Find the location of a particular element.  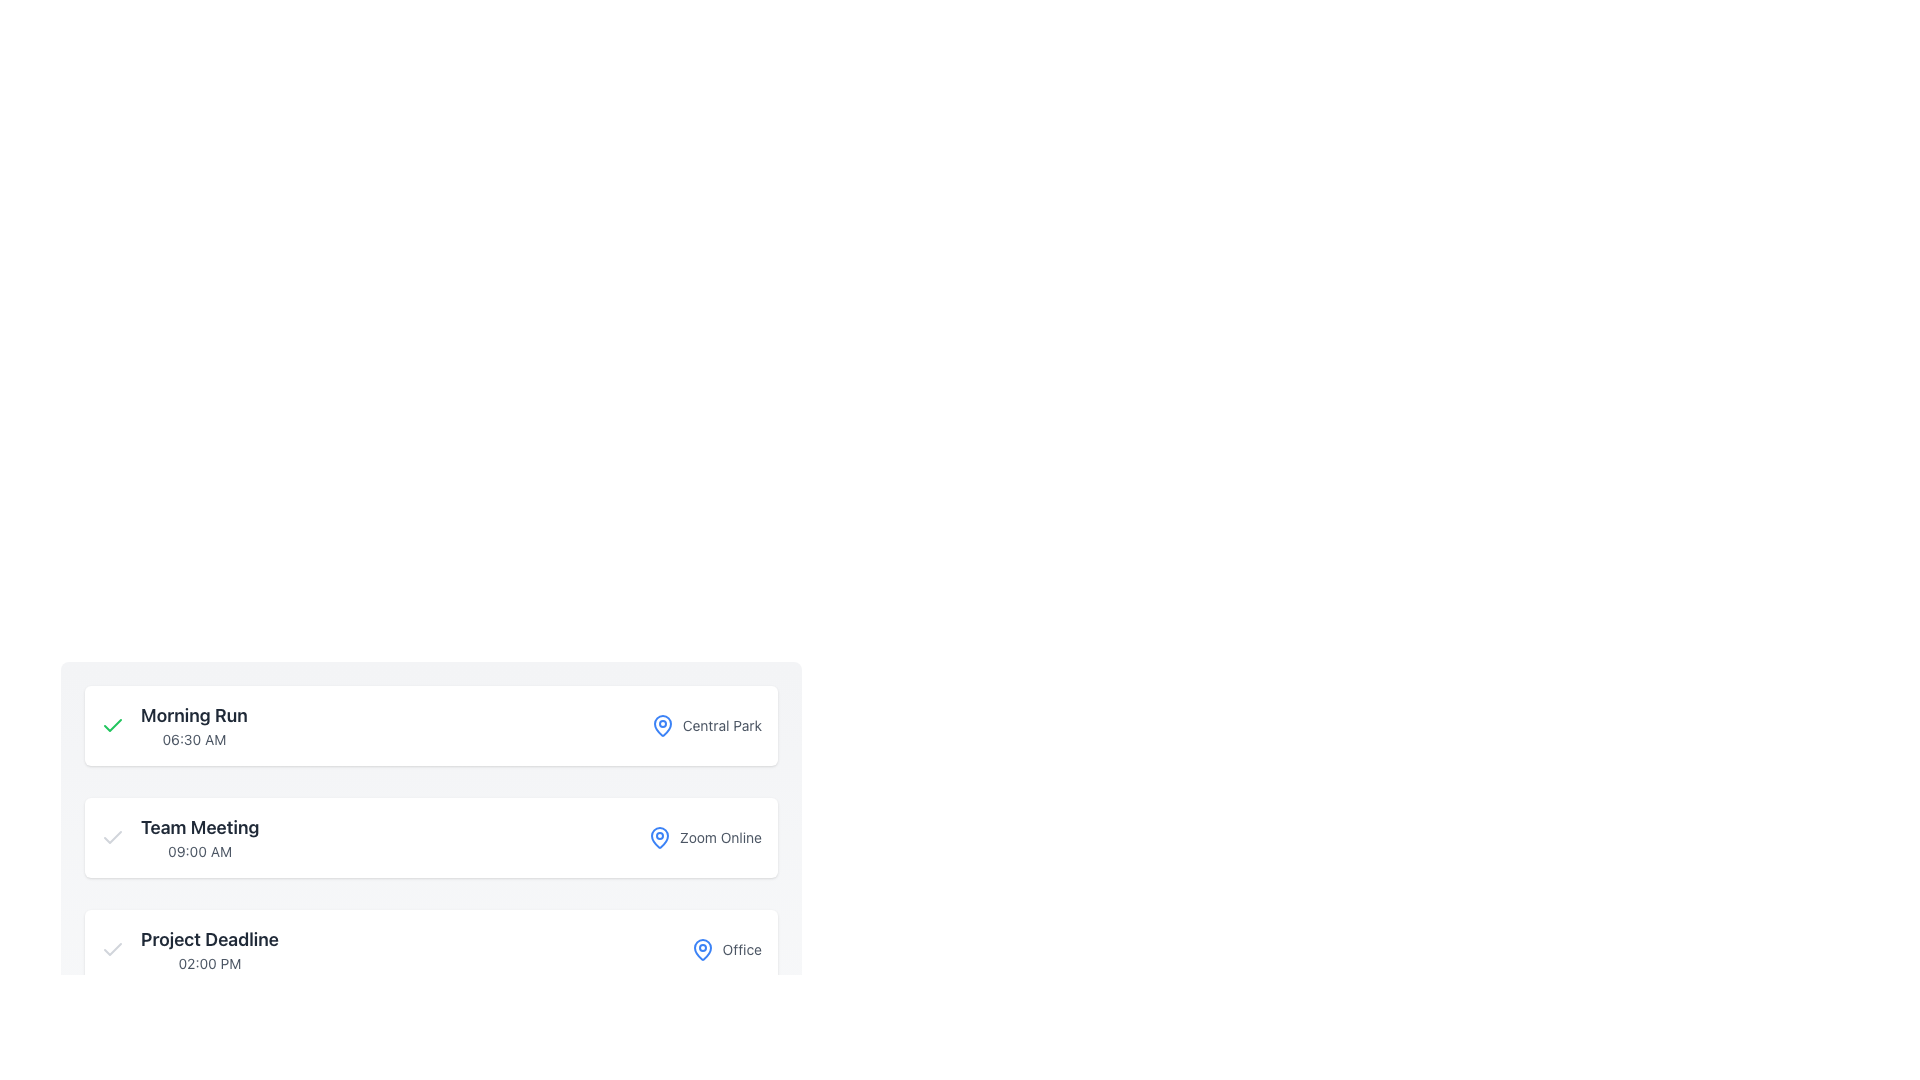

the 'Morning Run' text label with the green checkmark icon, which is located at the uppermost segment of the list structure is located at coordinates (174, 725).